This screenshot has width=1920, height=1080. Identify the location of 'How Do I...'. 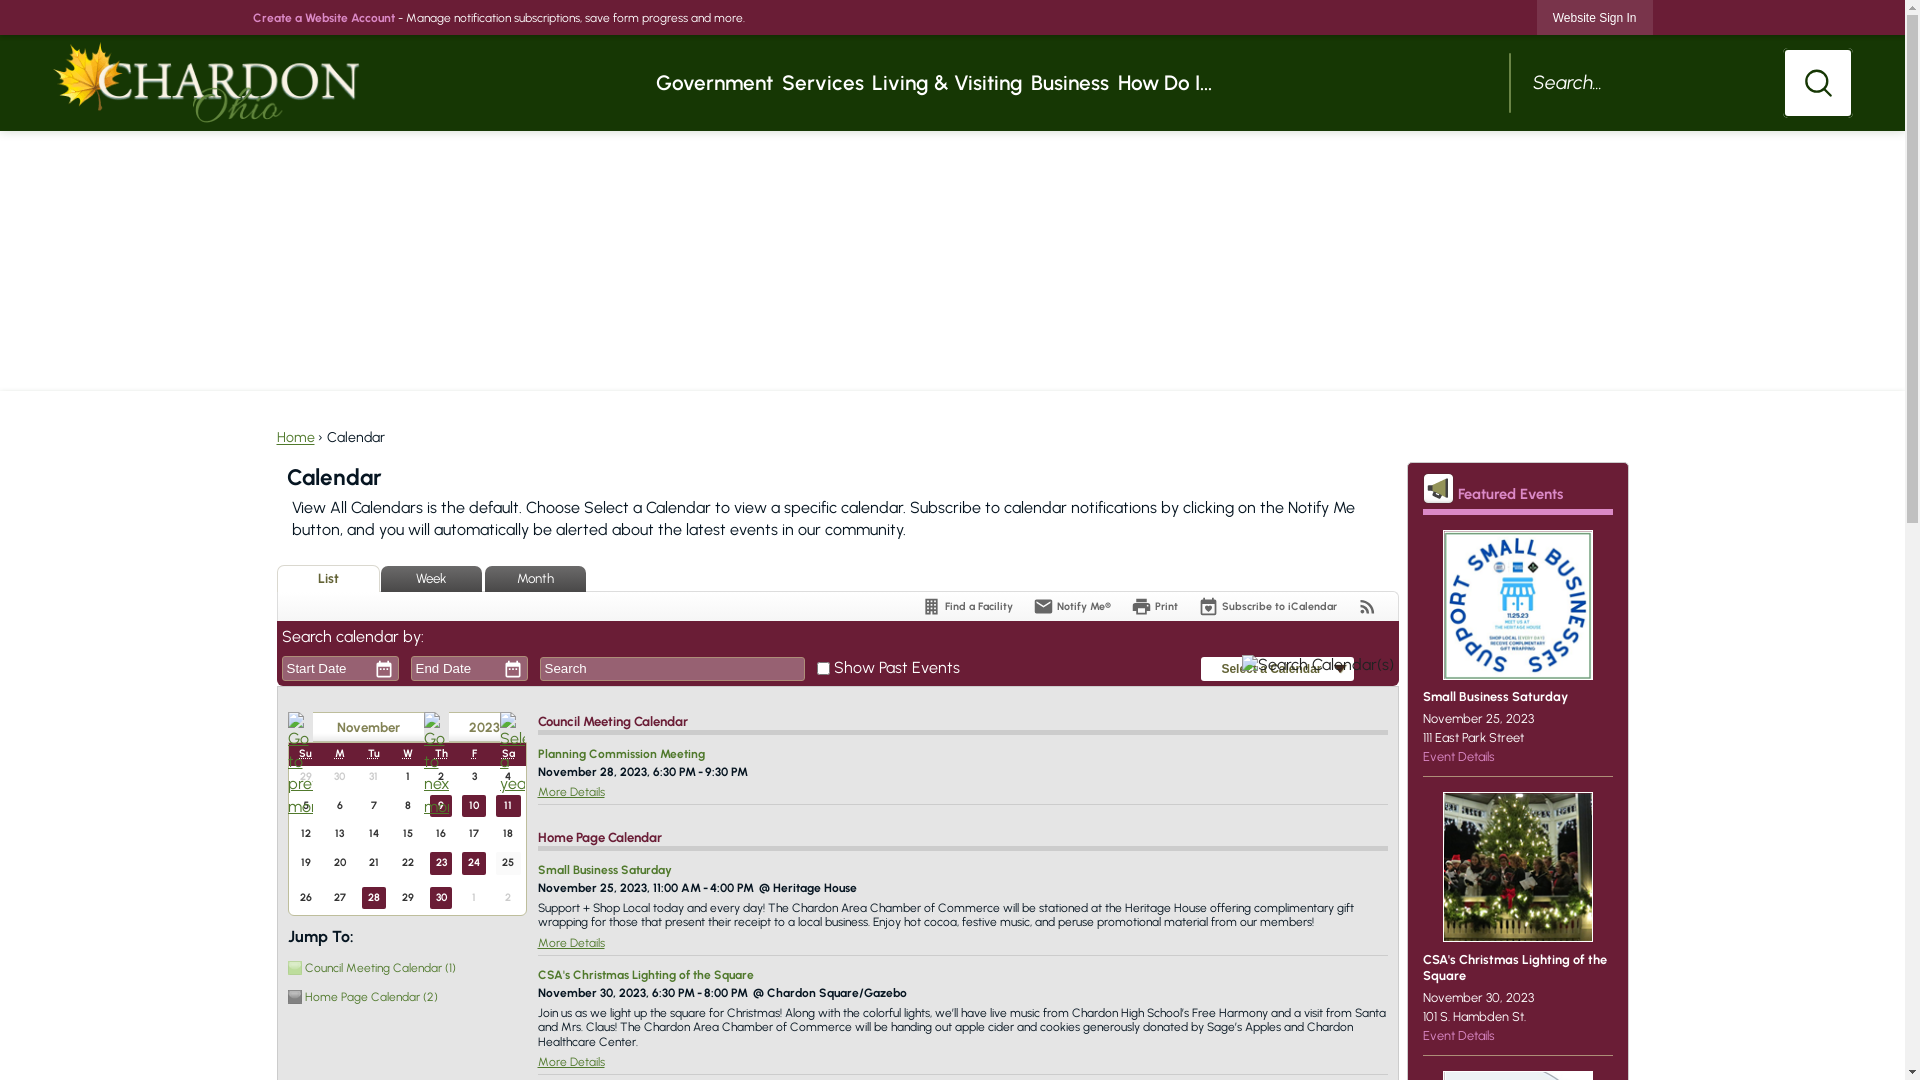
(1112, 82).